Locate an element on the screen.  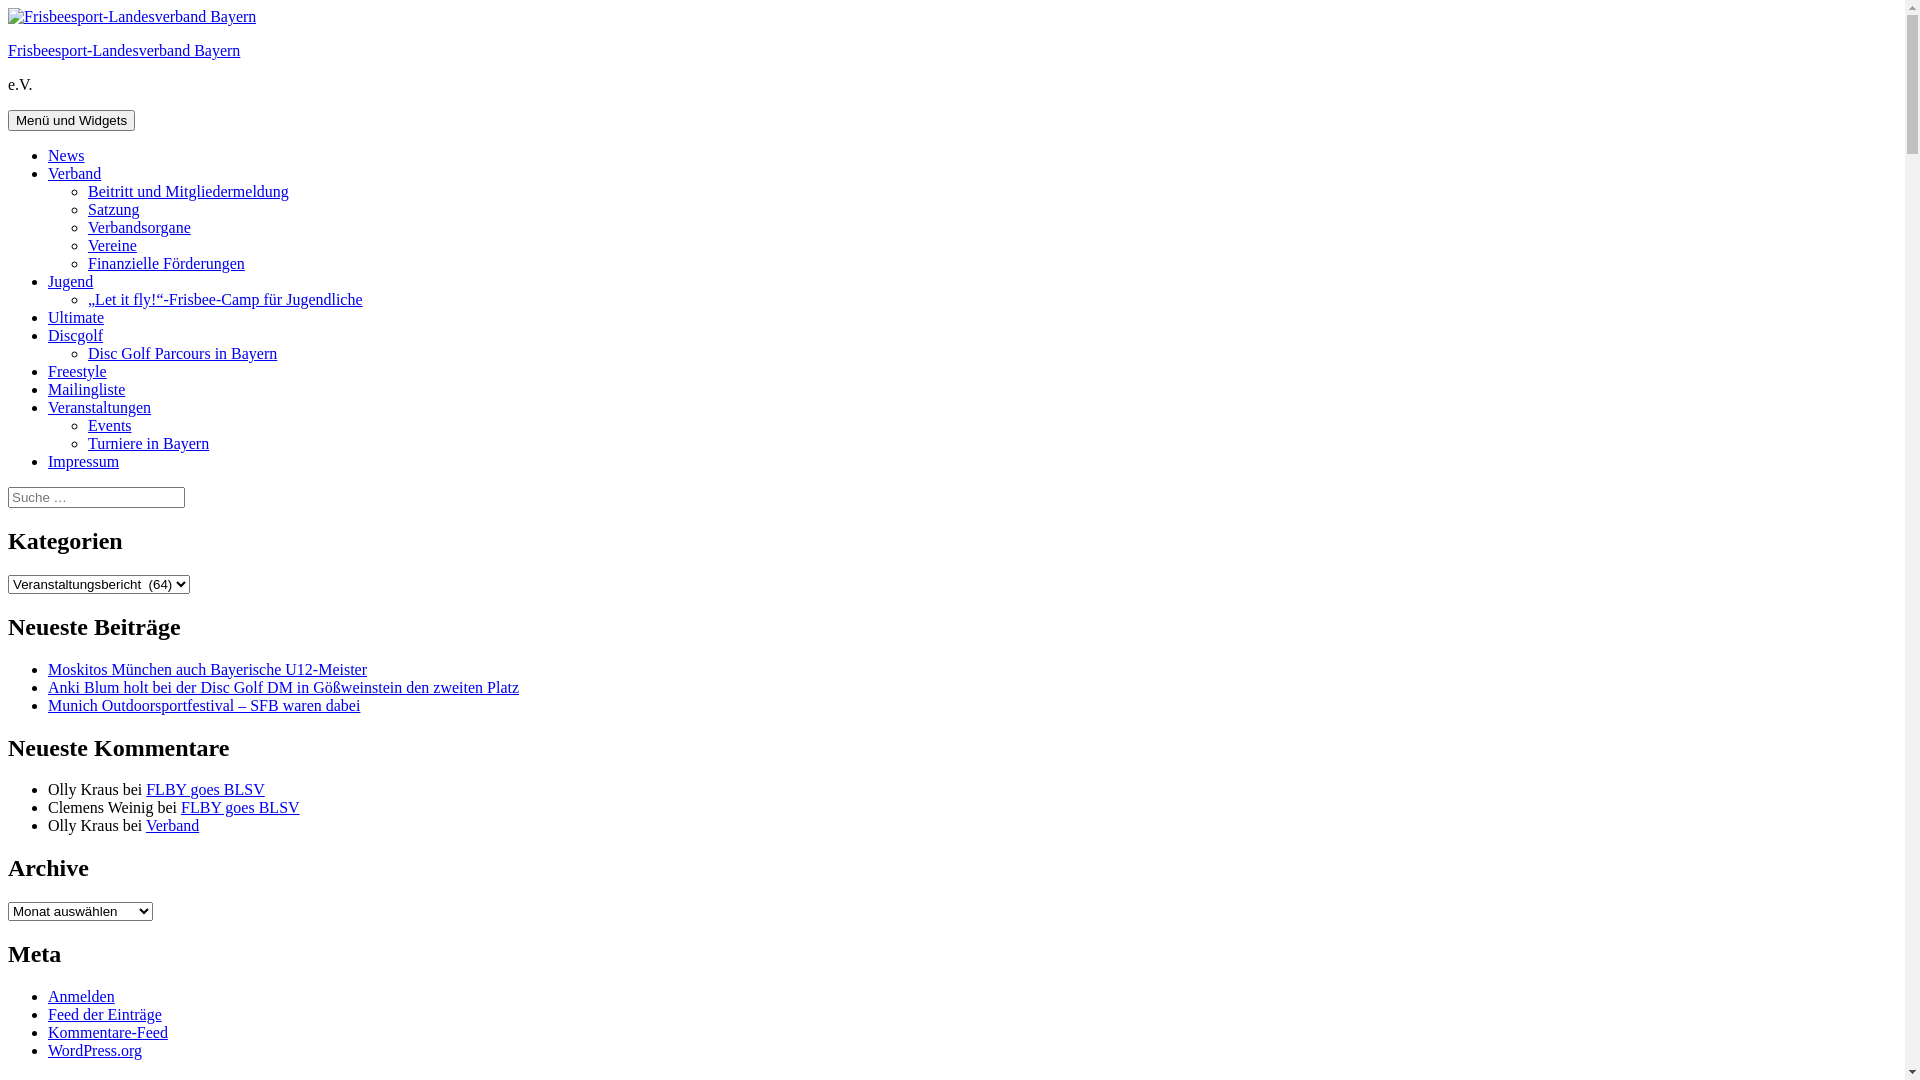
'WordPress.org' is located at coordinates (48, 1049).